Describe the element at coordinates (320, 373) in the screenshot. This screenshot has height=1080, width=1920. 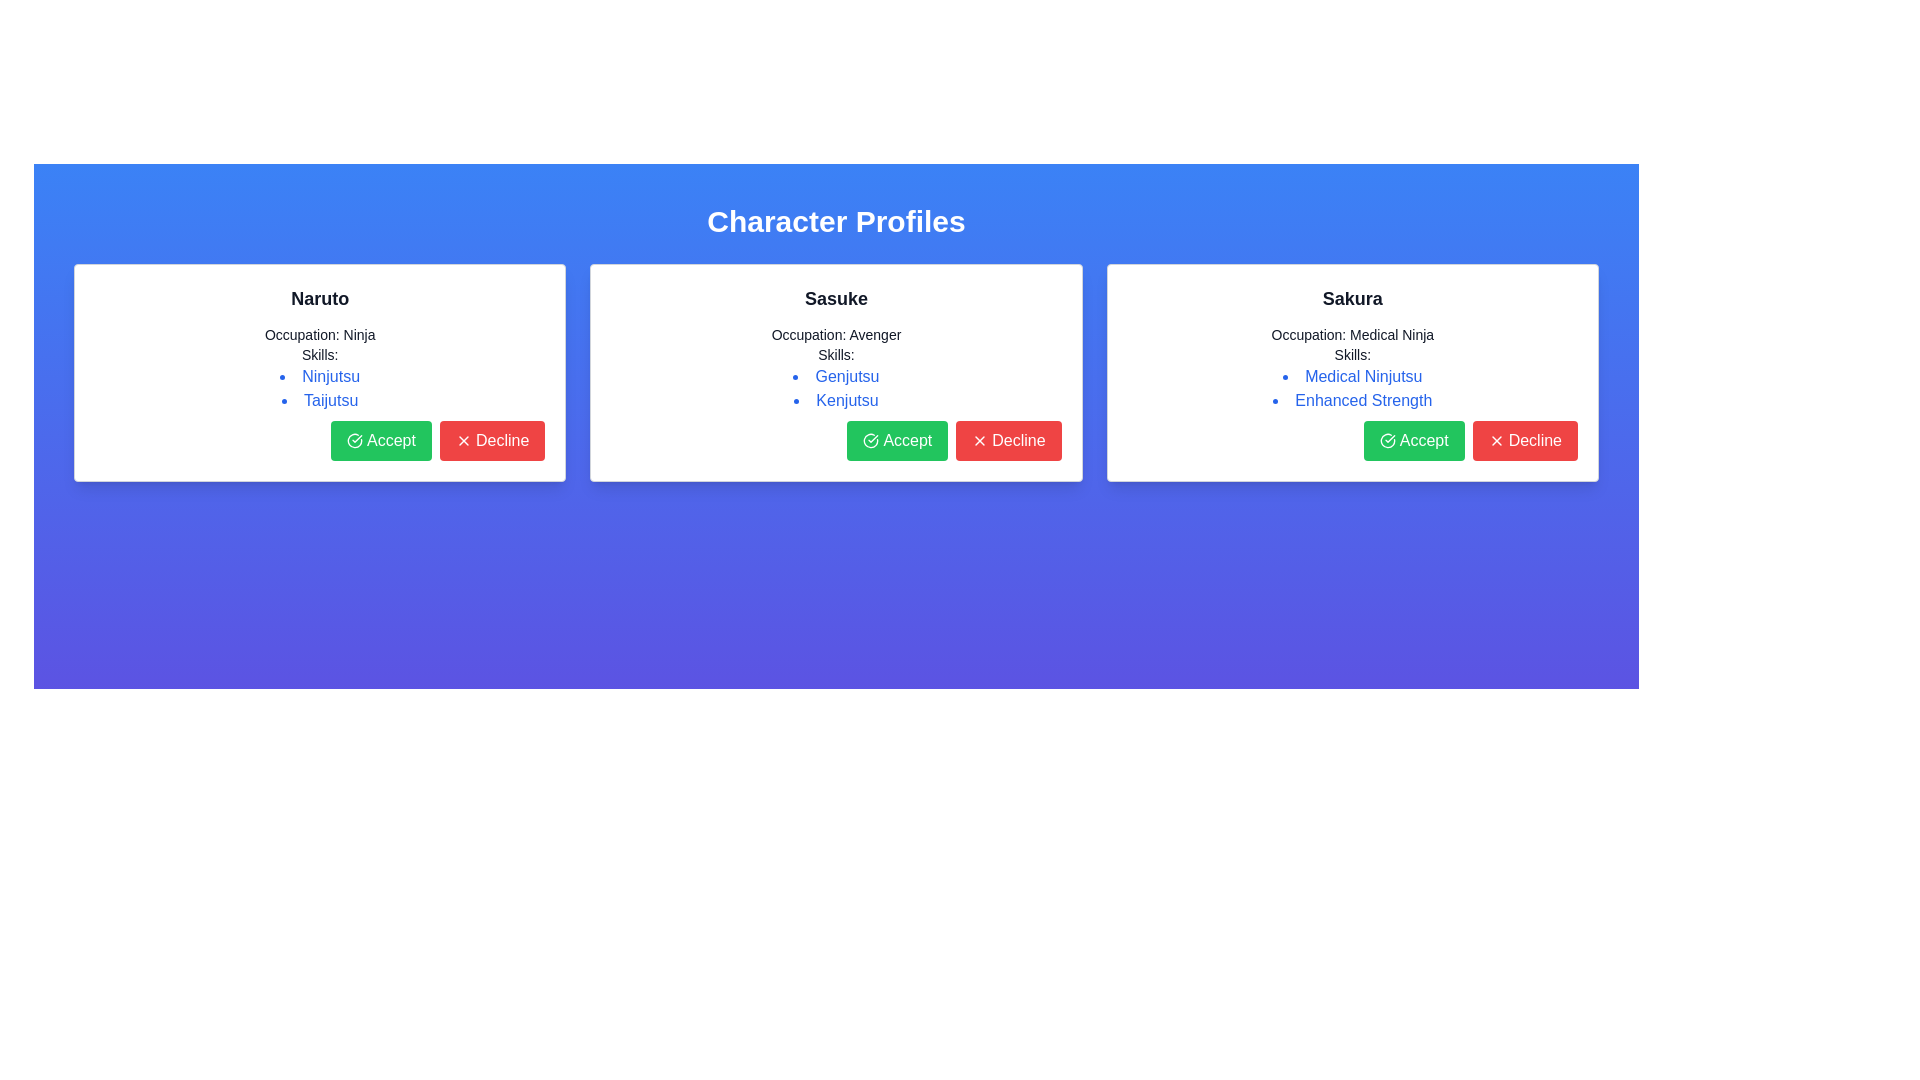
I see `the linked skills in the Profile card for 'Naruto', which contains clickable blue links for skills` at that location.